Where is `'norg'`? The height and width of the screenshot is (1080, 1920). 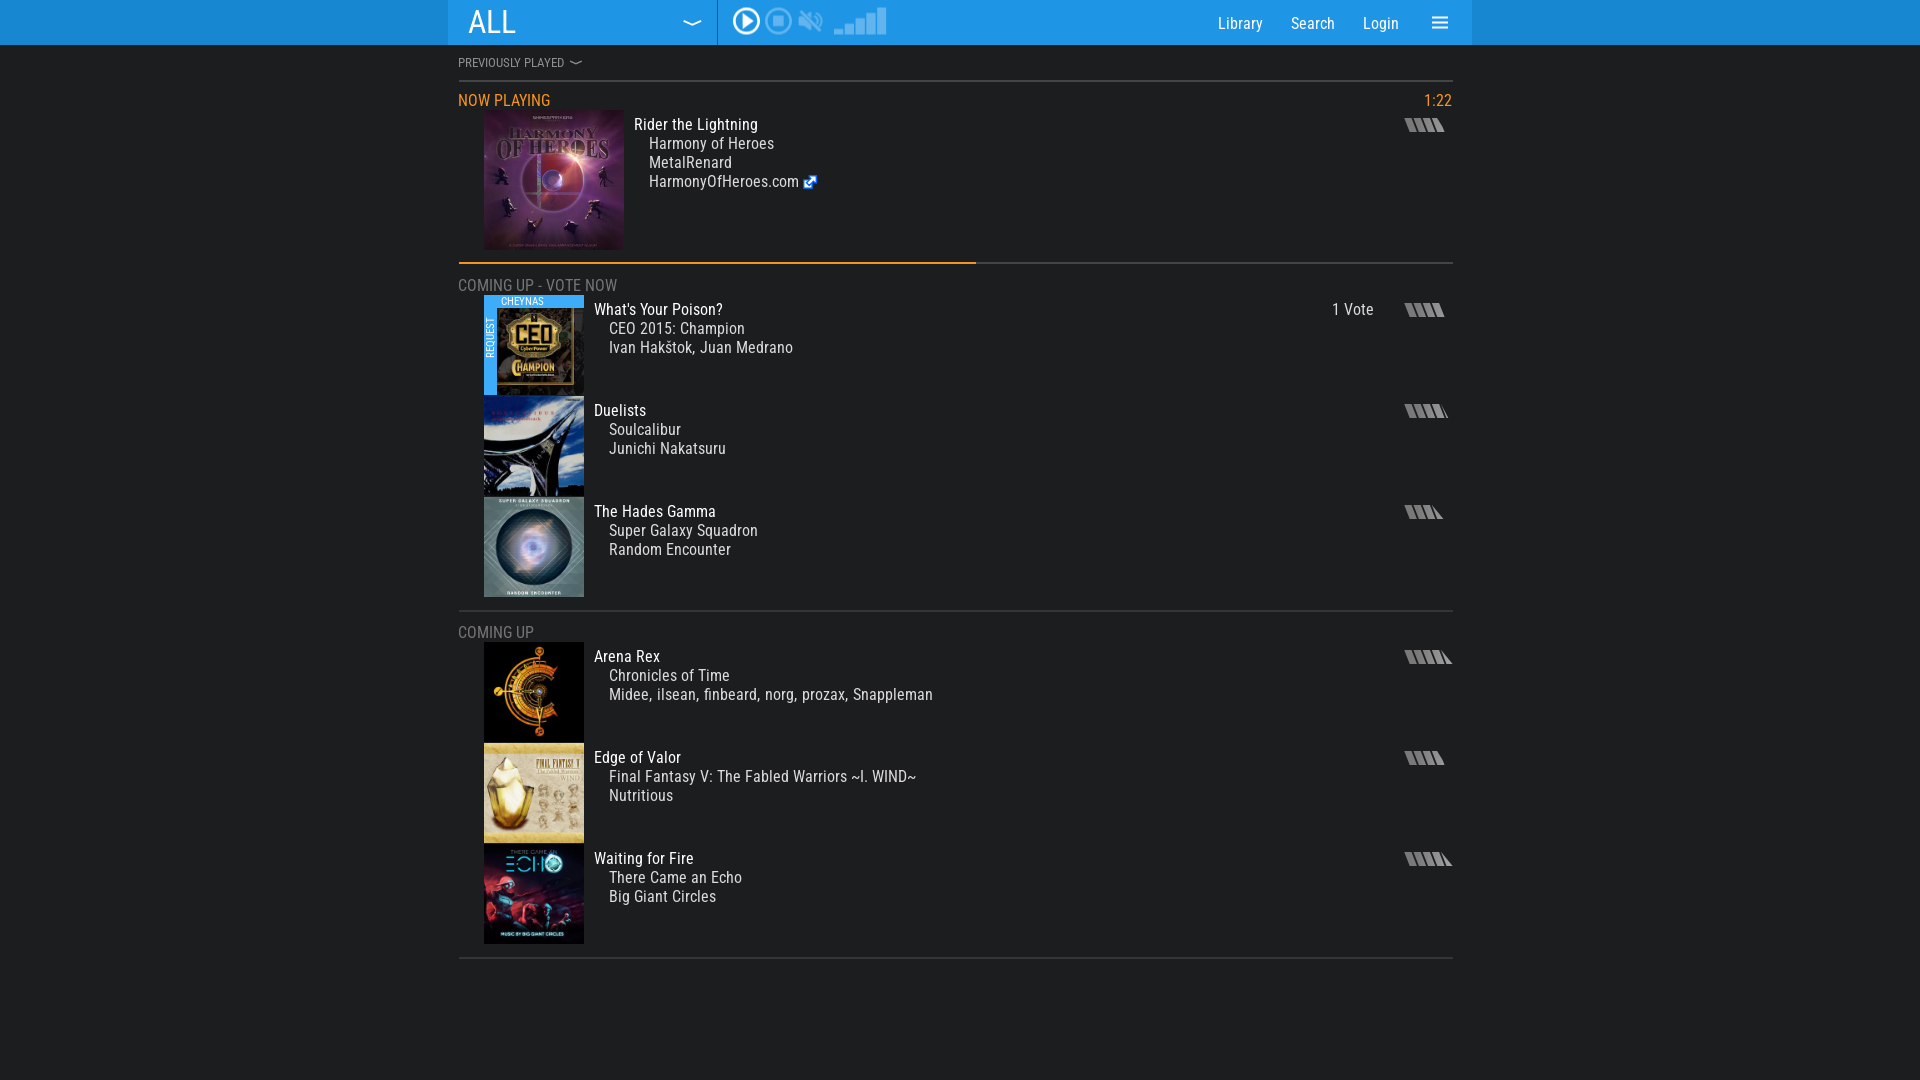 'norg' is located at coordinates (763, 693).